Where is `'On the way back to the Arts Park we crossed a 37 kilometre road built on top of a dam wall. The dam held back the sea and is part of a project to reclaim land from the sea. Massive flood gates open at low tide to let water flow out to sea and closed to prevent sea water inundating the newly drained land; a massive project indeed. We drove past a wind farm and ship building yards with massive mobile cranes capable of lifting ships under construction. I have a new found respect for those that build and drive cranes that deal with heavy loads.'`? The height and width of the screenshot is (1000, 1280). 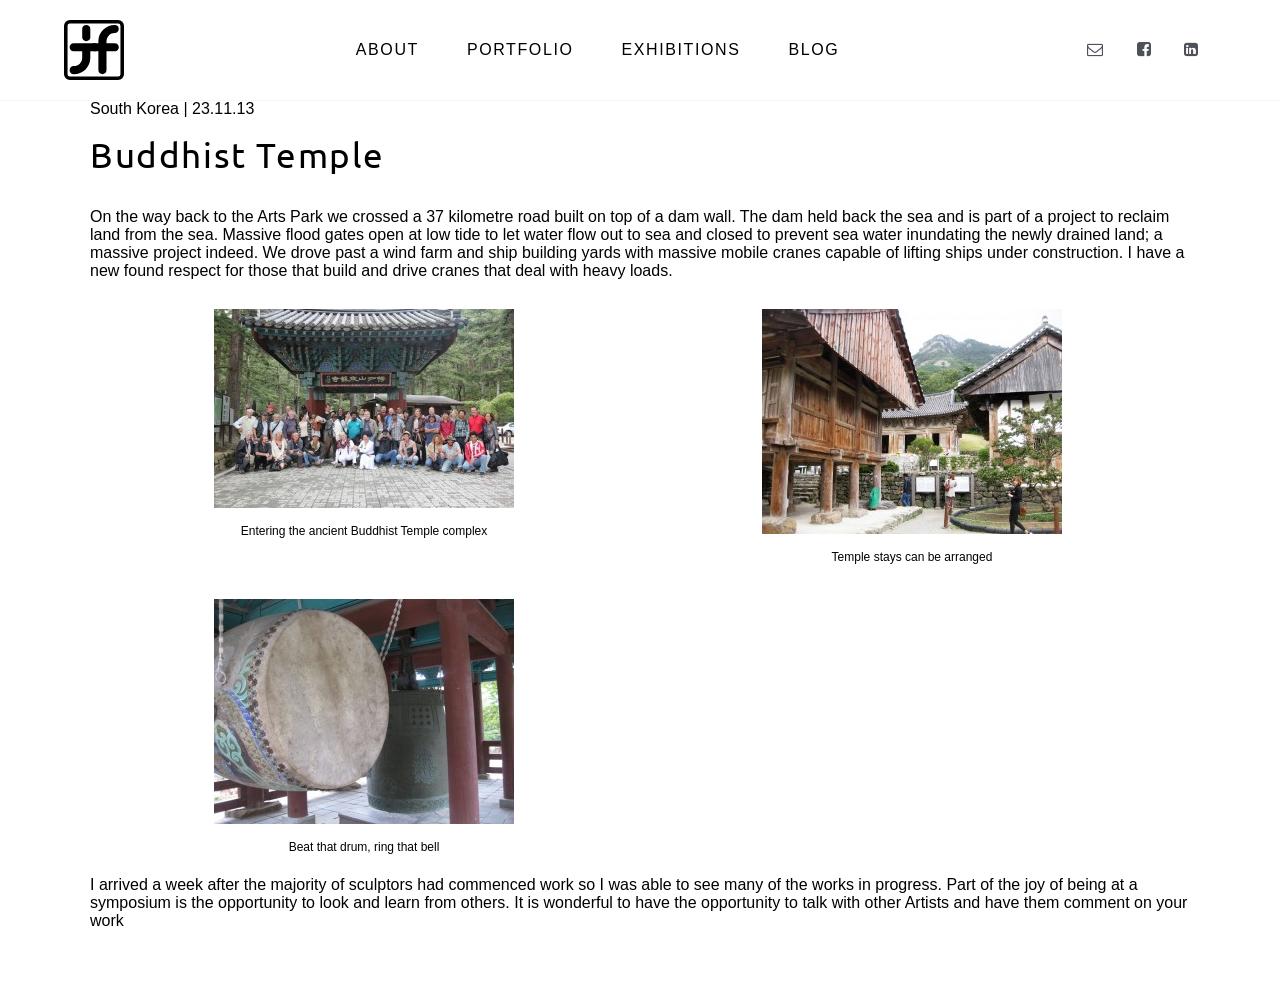 'On the way back to the Arts Park we crossed a 37 kilometre road built on top of a dam wall. The dam held back the sea and is part of a project to reclaim land from the sea. Massive flood gates open at low tide to let water flow out to sea and closed to prevent sea water inundating the newly drained land; a massive project indeed. We drove past a wind farm and ship building yards with massive mobile cranes capable of lifting ships under construction. I have a new found respect for those that build and drive cranes that deal with heavy loads.' is located at coordinates (636, 242).